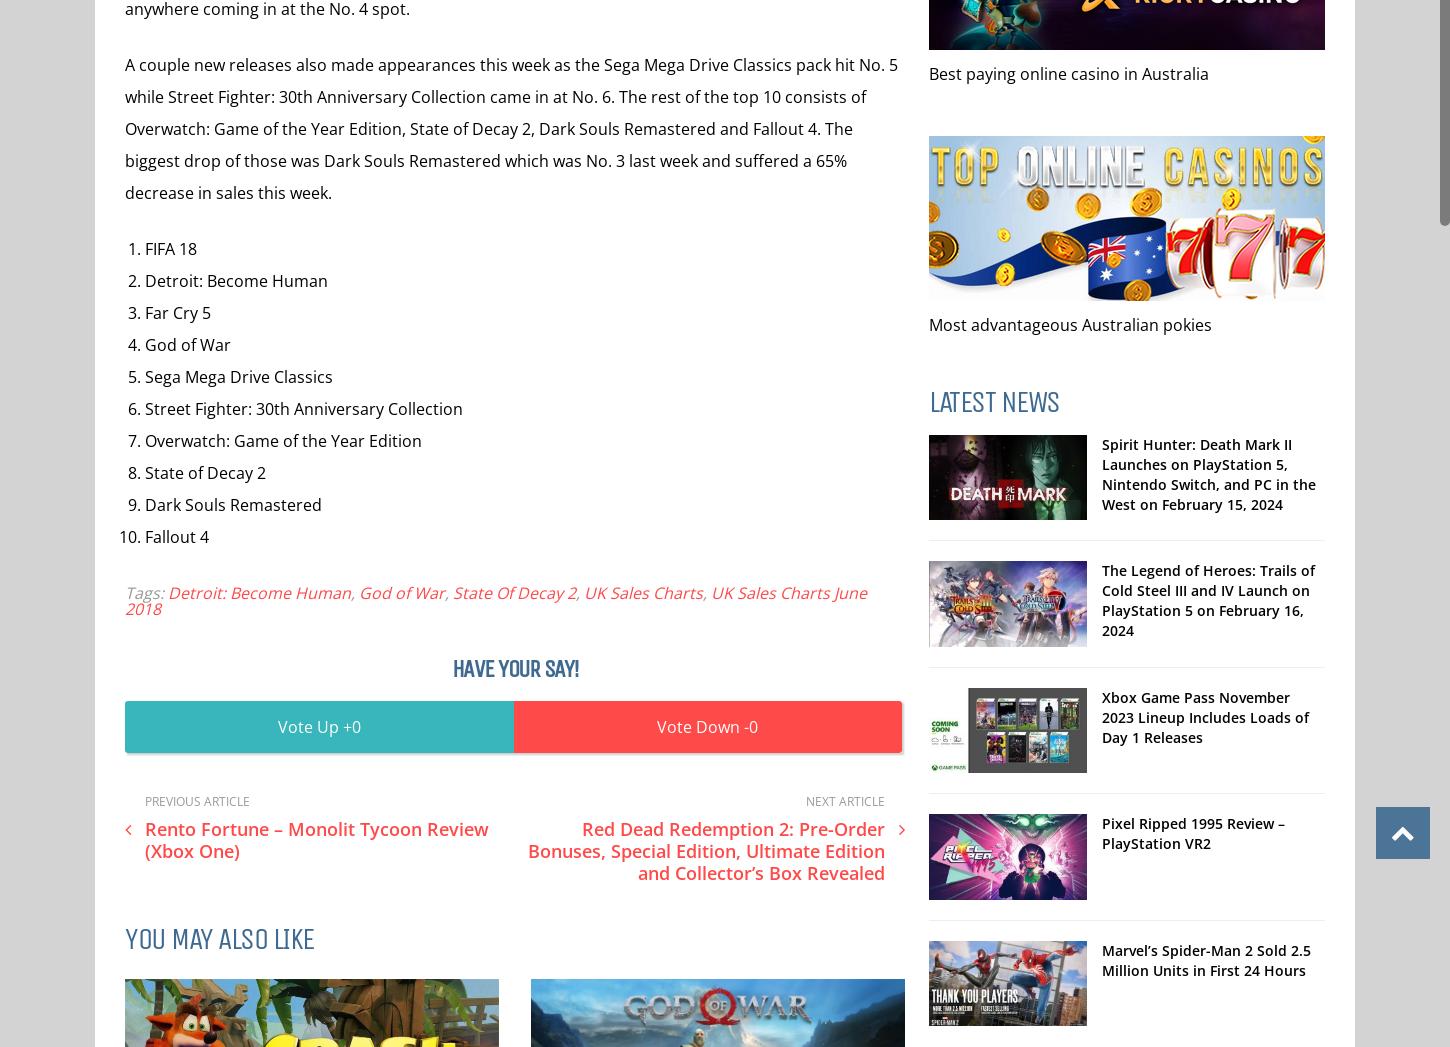 This screenshot has width=1450, height=1047. I want to click on 'Have your say!', so click(449, 668).